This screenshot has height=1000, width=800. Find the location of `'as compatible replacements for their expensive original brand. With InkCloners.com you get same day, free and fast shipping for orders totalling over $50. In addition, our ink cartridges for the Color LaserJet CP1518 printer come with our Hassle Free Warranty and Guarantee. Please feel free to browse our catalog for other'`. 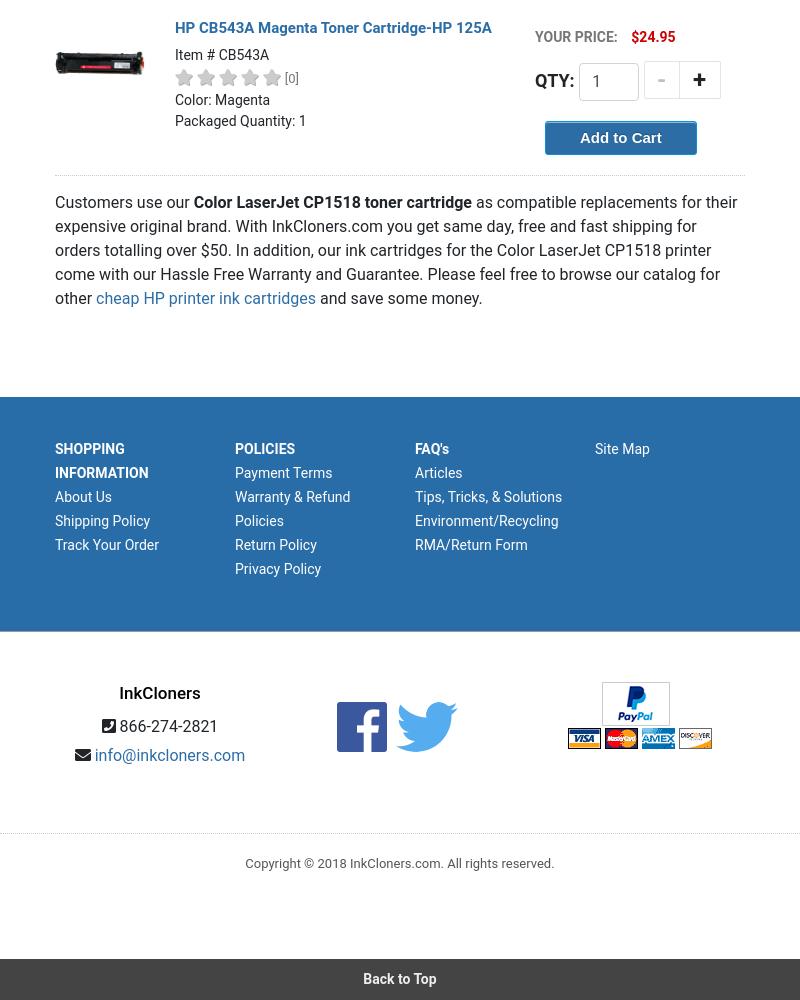

'as compatible replacements for their expensive original brand. With InkCloners.com you get same day, free and fast shipping for orders totalling over $50. In addition, our ink cartridges for the Color LaserJet CP1518 printer come with our Hassle Free Warranty and Guarantee. Please feel free to browse our catalog for other' is located at coordinates (54, 250).